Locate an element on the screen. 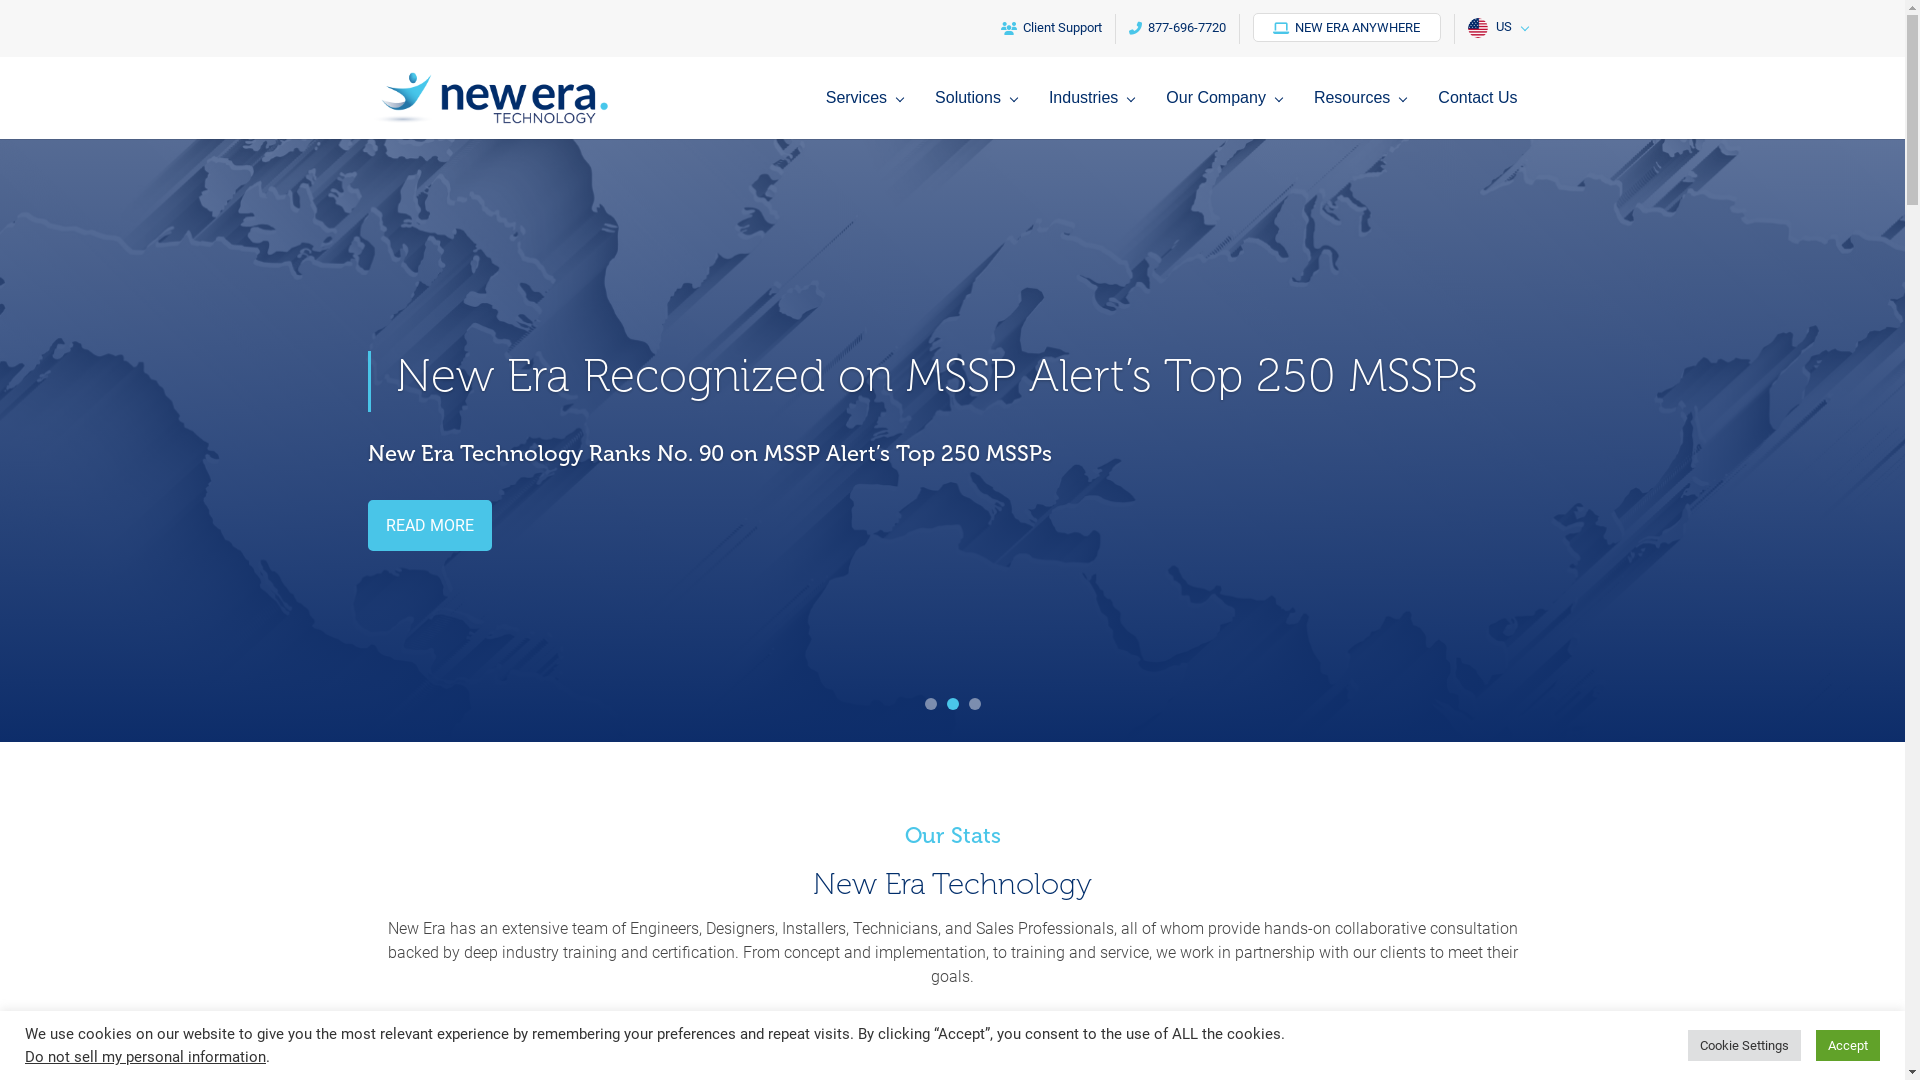 This screenshot has height=1080, width=1920. 'Cookie Settings' is located at coordinates (1743, 1044).